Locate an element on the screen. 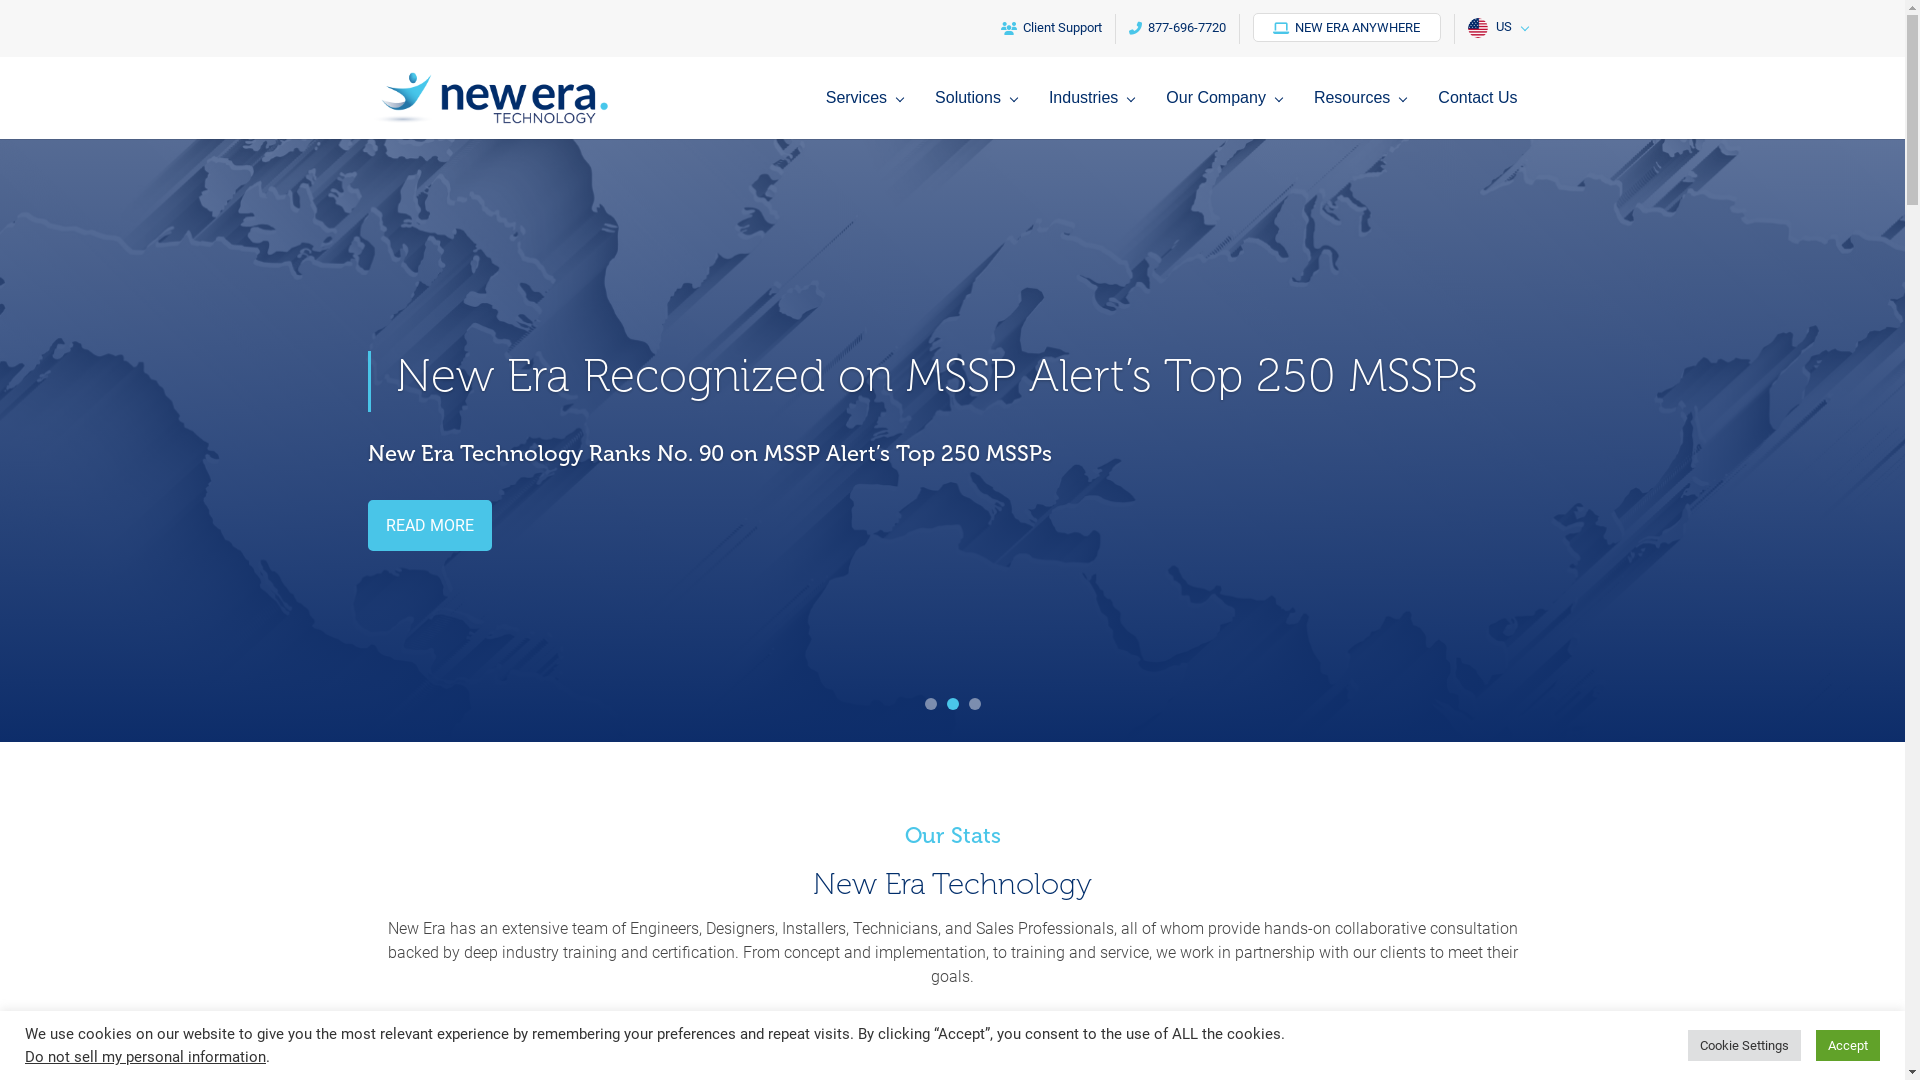 This screenshot has height=1080, width=1920. 'Cookie Settings' is located at coordinates (1743, 1044).